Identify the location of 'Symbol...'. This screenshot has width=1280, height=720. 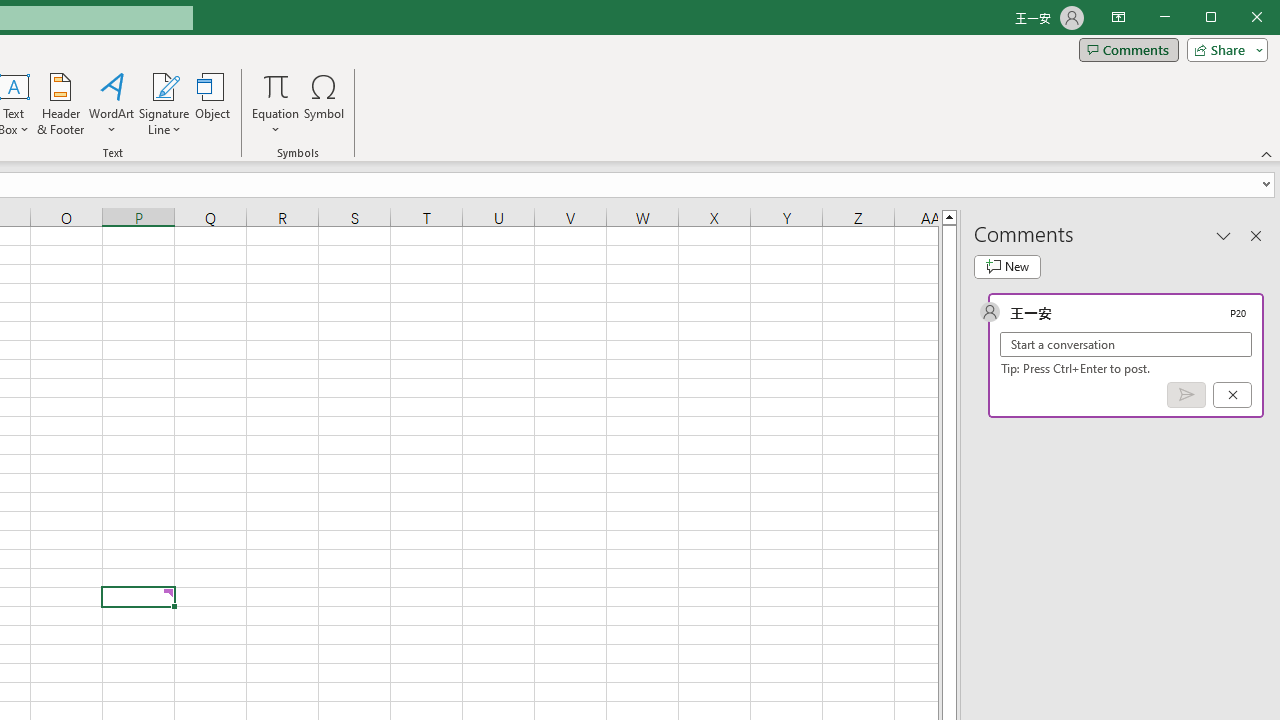
(324, 104).